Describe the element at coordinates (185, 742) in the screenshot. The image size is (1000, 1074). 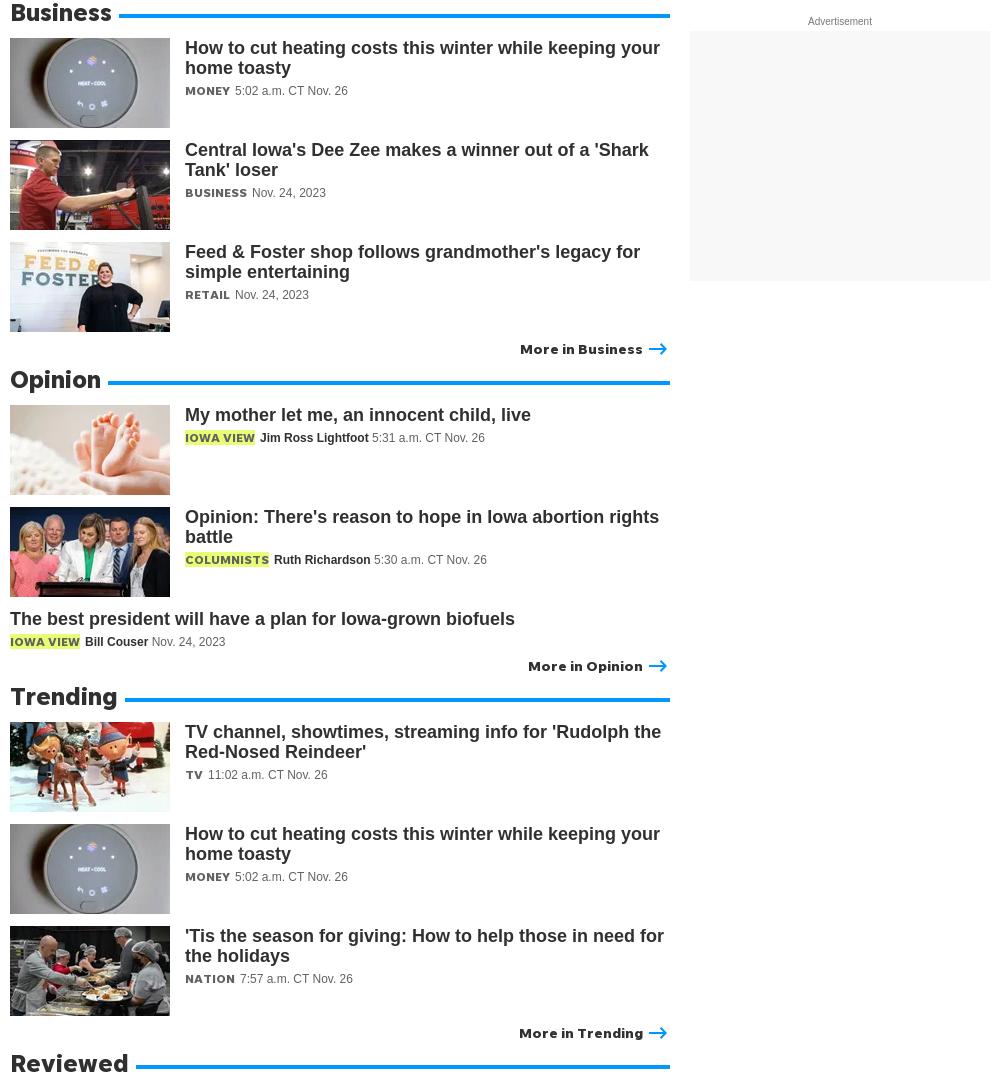
I see `'TV channel, showtimes, streaming info for 'Rudolph the Red-Nosed Reindeer''` at that location.